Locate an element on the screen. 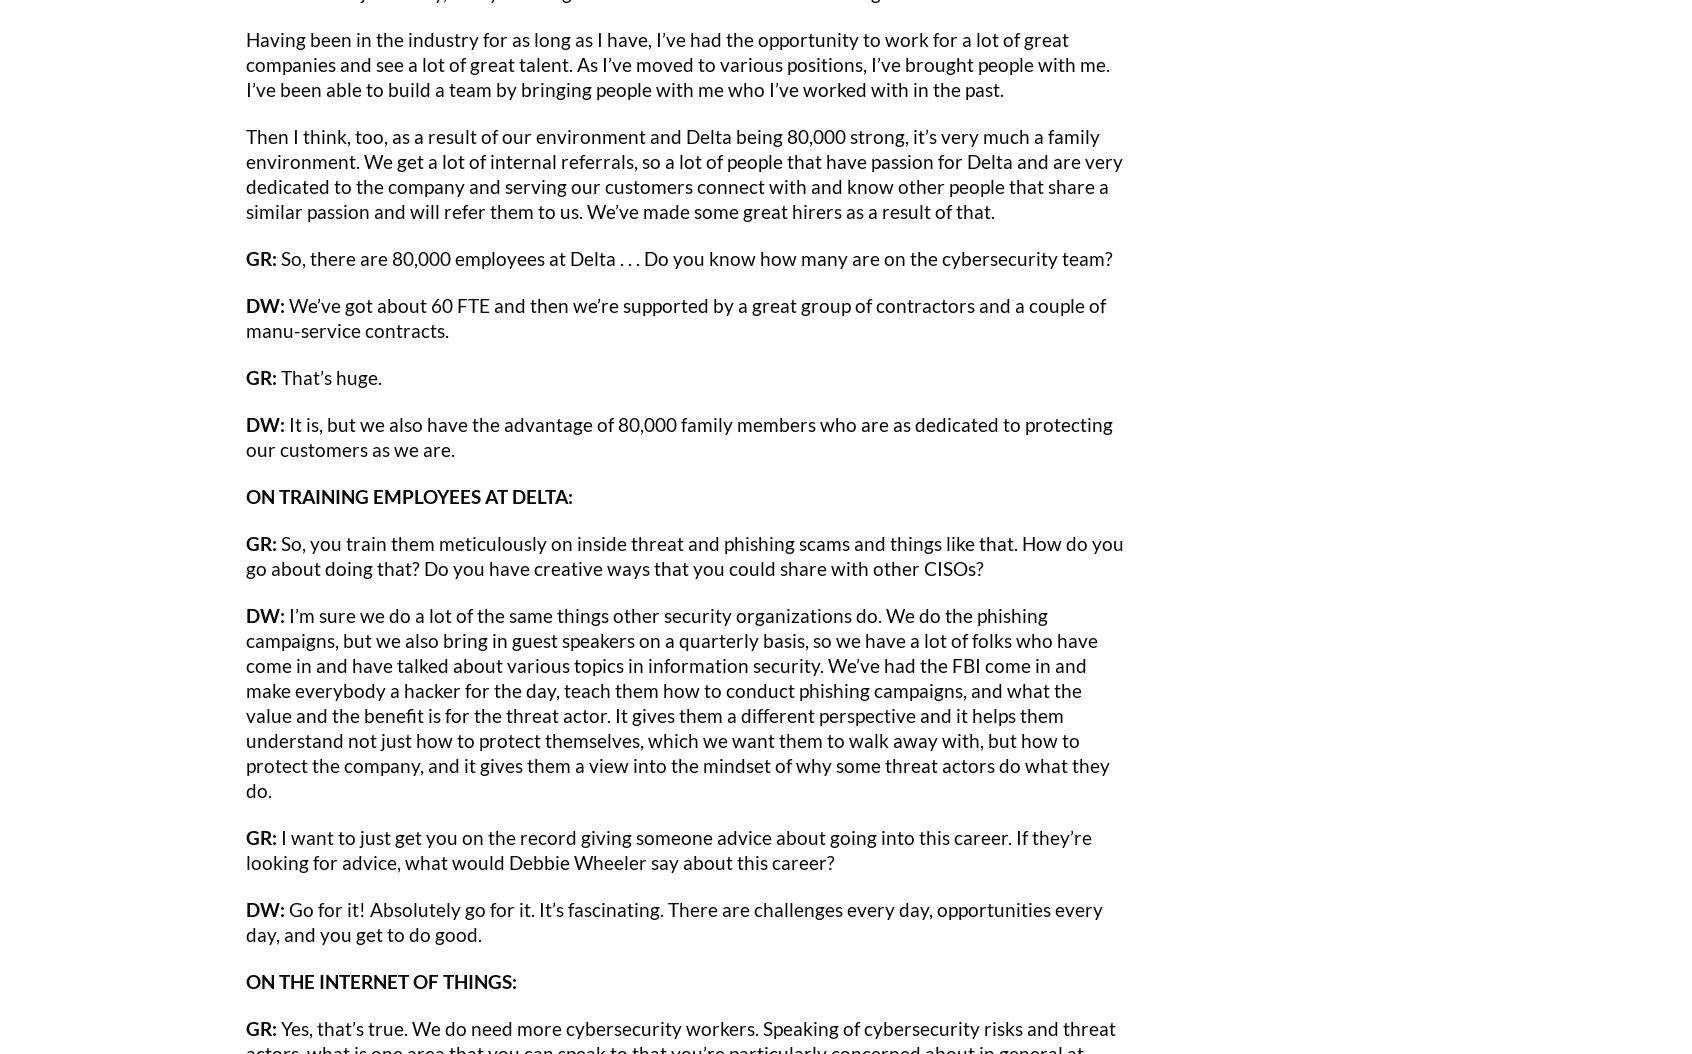 The width and height of the screenshot is (1692, 1054). 'ON TRAINING EMPLOYEES AT DELTA:' is located at coordinates (246, 494).